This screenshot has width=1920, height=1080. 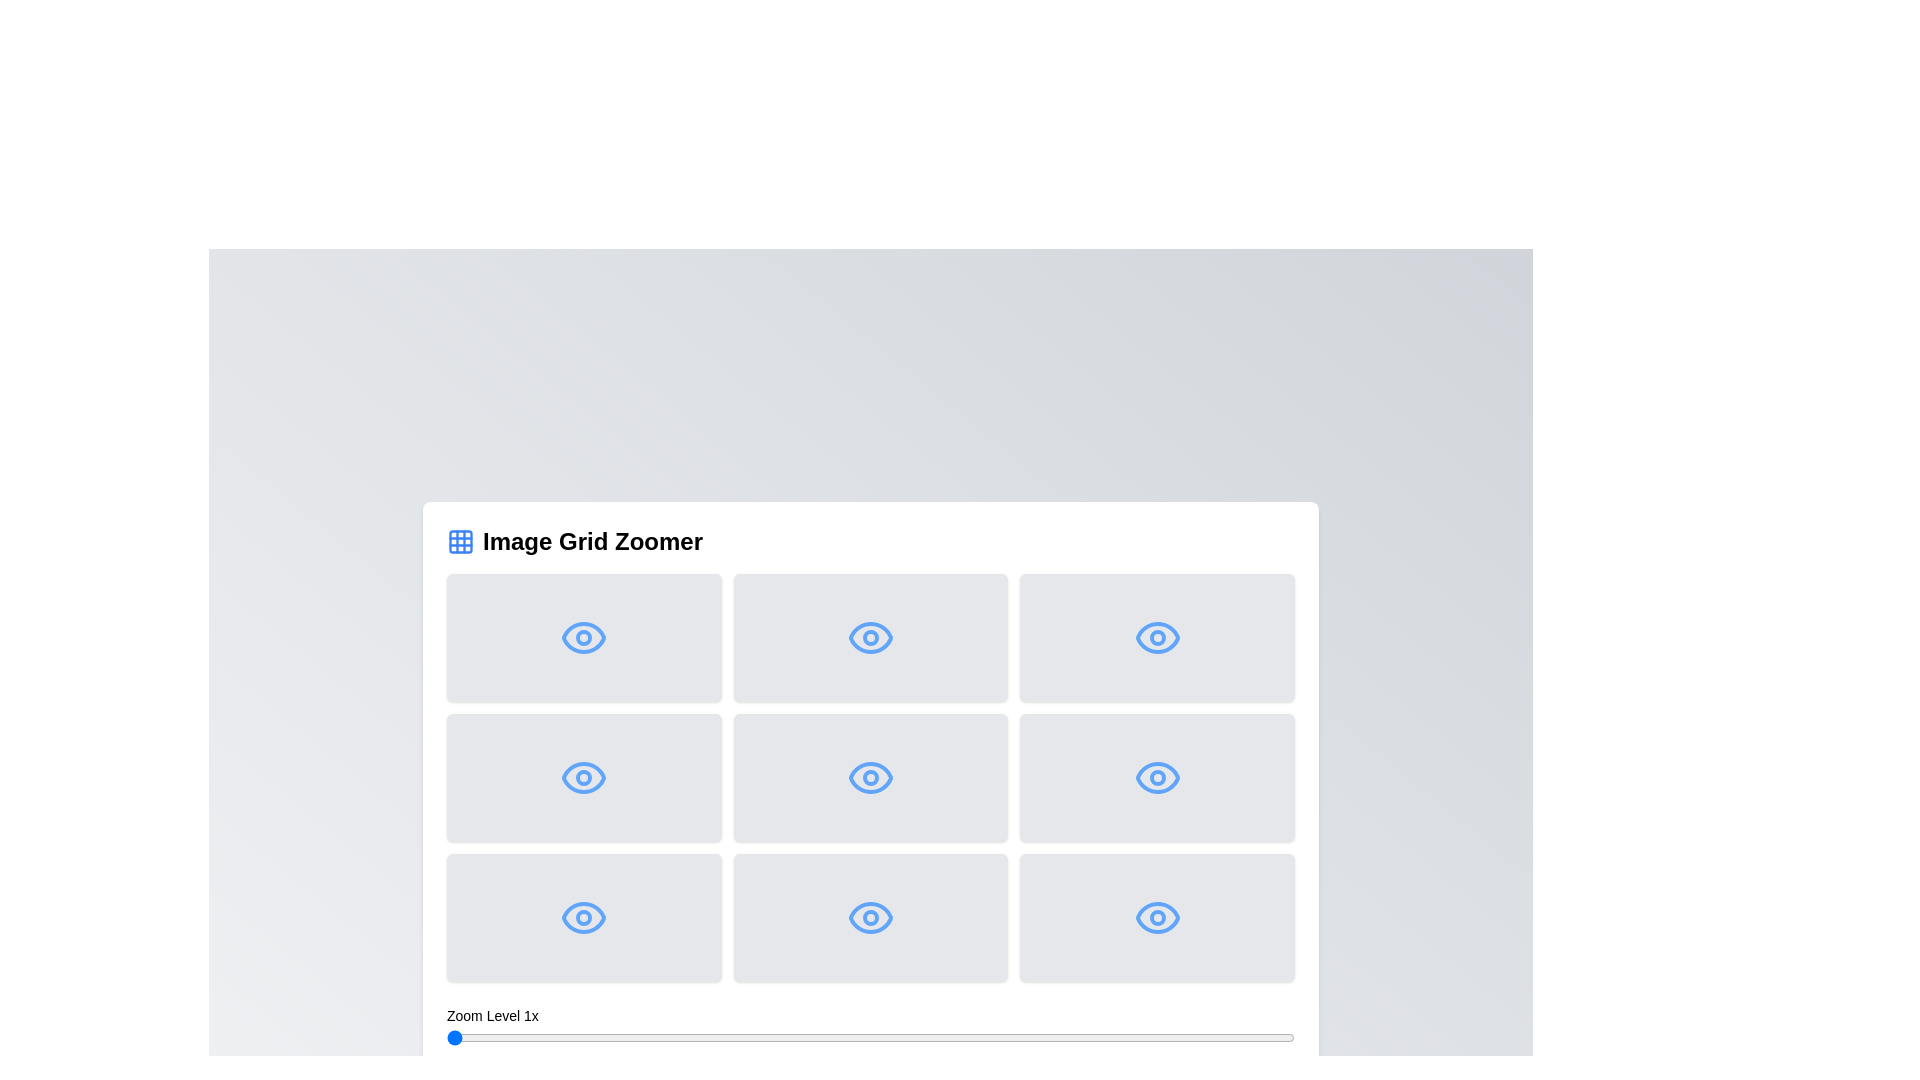 What do you see at coordinates (870, 541) in the screenshot?
I see `the heading text to focus on it` at bounding box center [870, 541].